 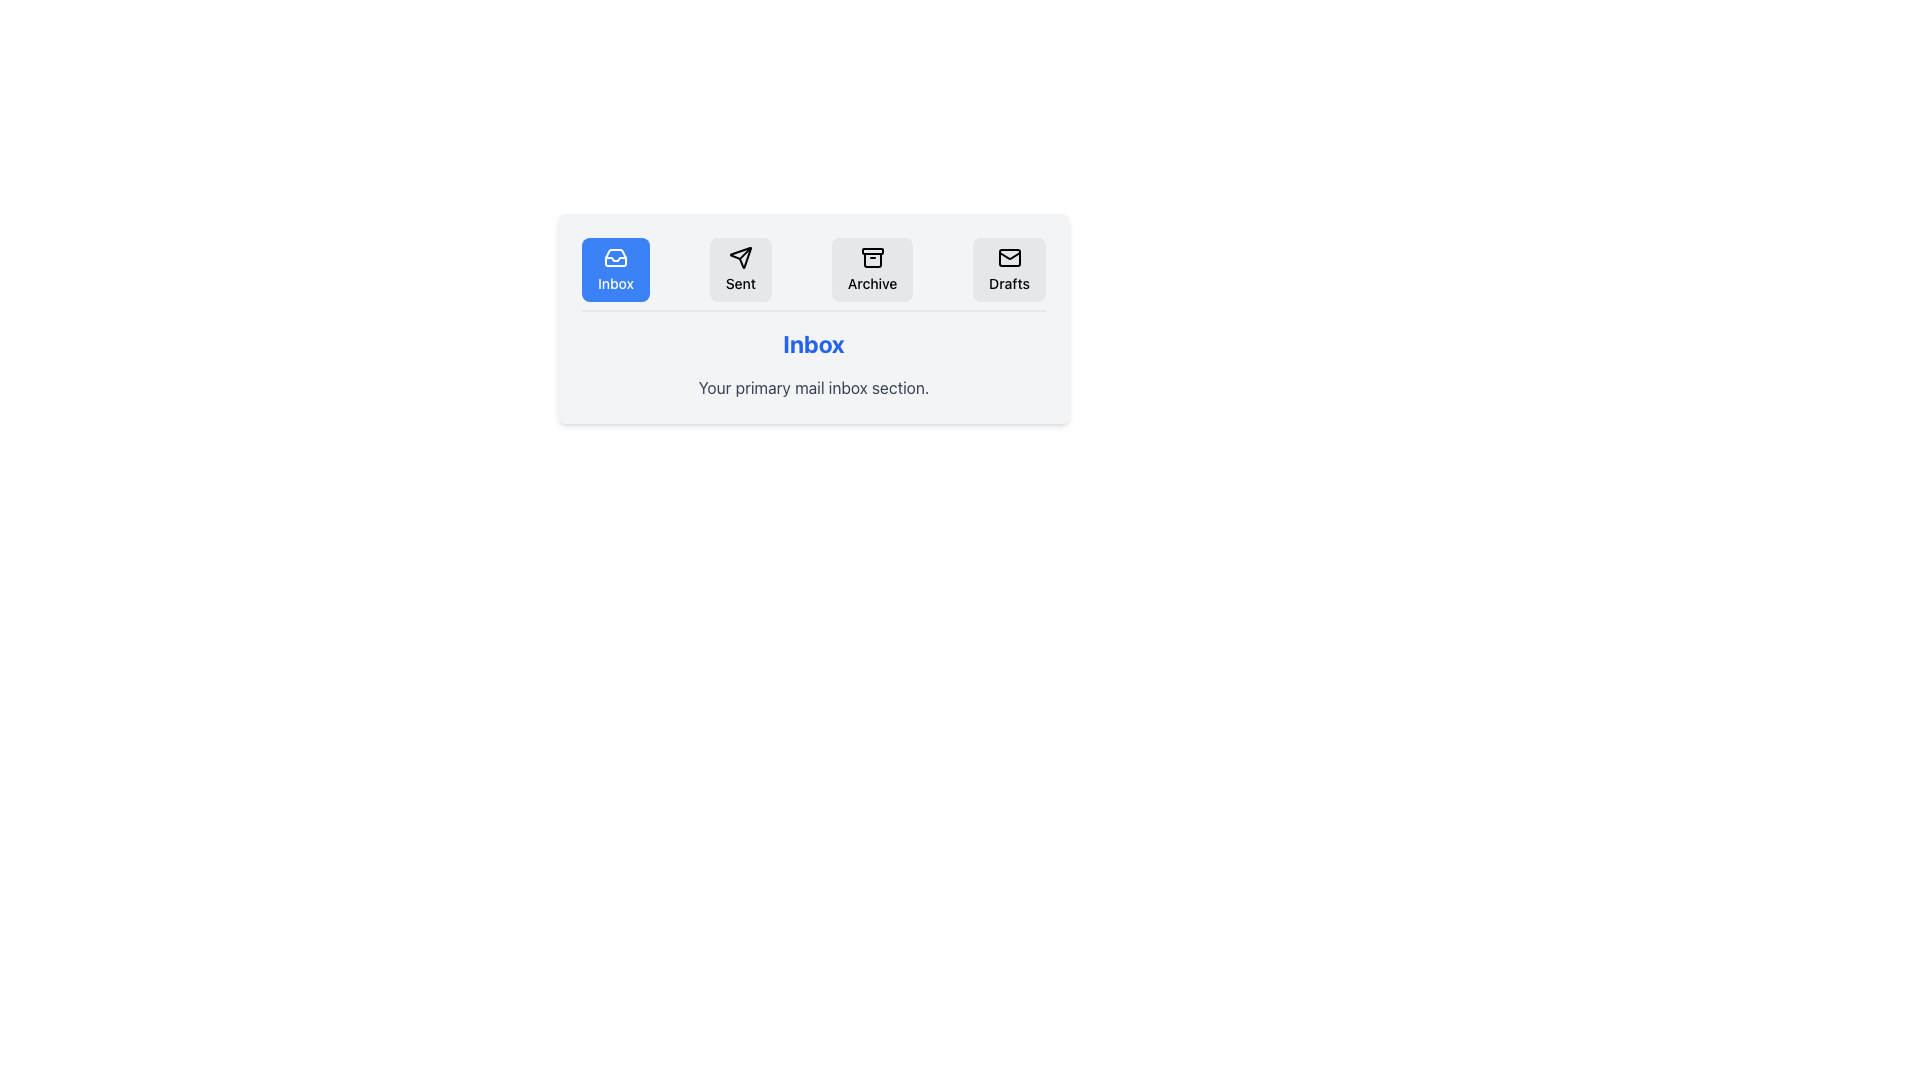 What do you see at coordinates (614, 257) in the screenshot?
I see `the blue square SVG icon with a white tray and downward arrow, labeled 'Inbox'` at bounding box center [614, 257].